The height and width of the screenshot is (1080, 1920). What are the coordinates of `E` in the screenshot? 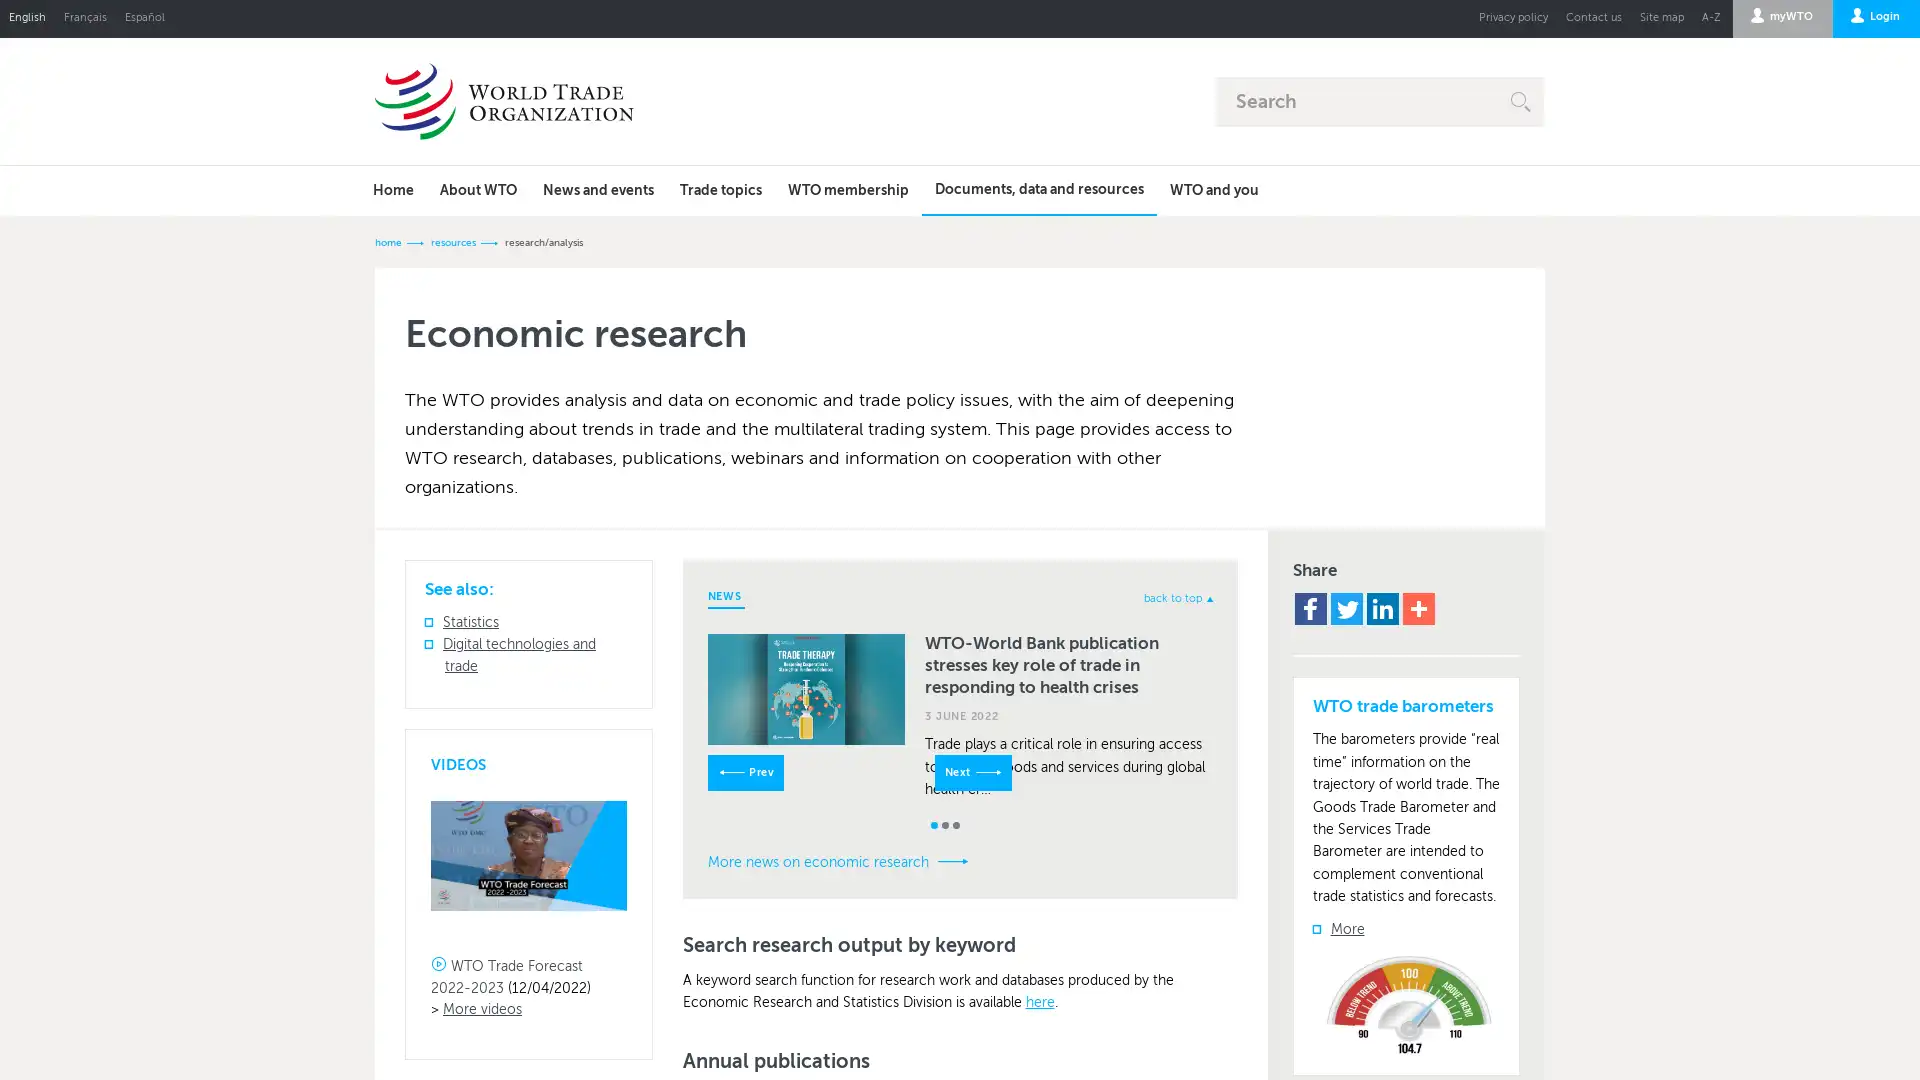 It's located at (1517, 101).